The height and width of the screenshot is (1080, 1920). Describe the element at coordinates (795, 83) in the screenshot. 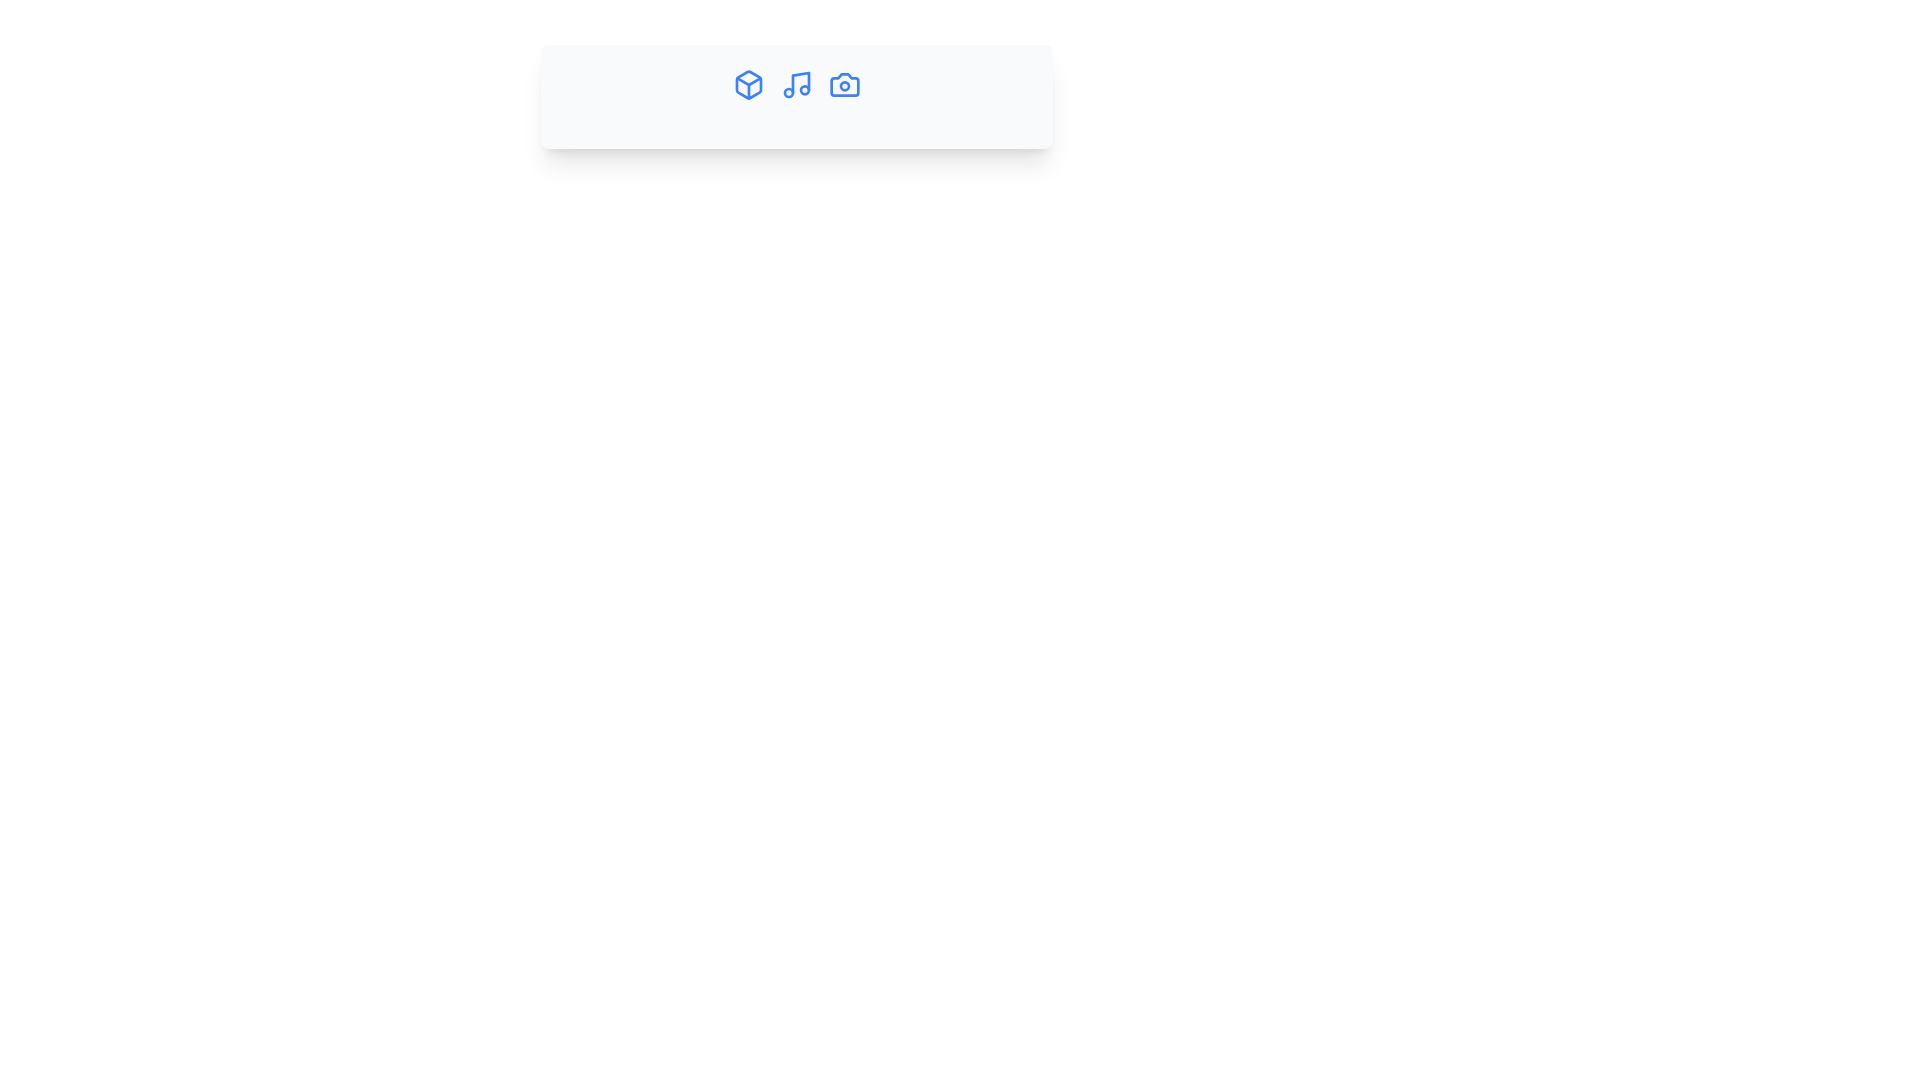

I see `the music function icon button, which is centrally located in a row of three icons, to scale it up` at that location.